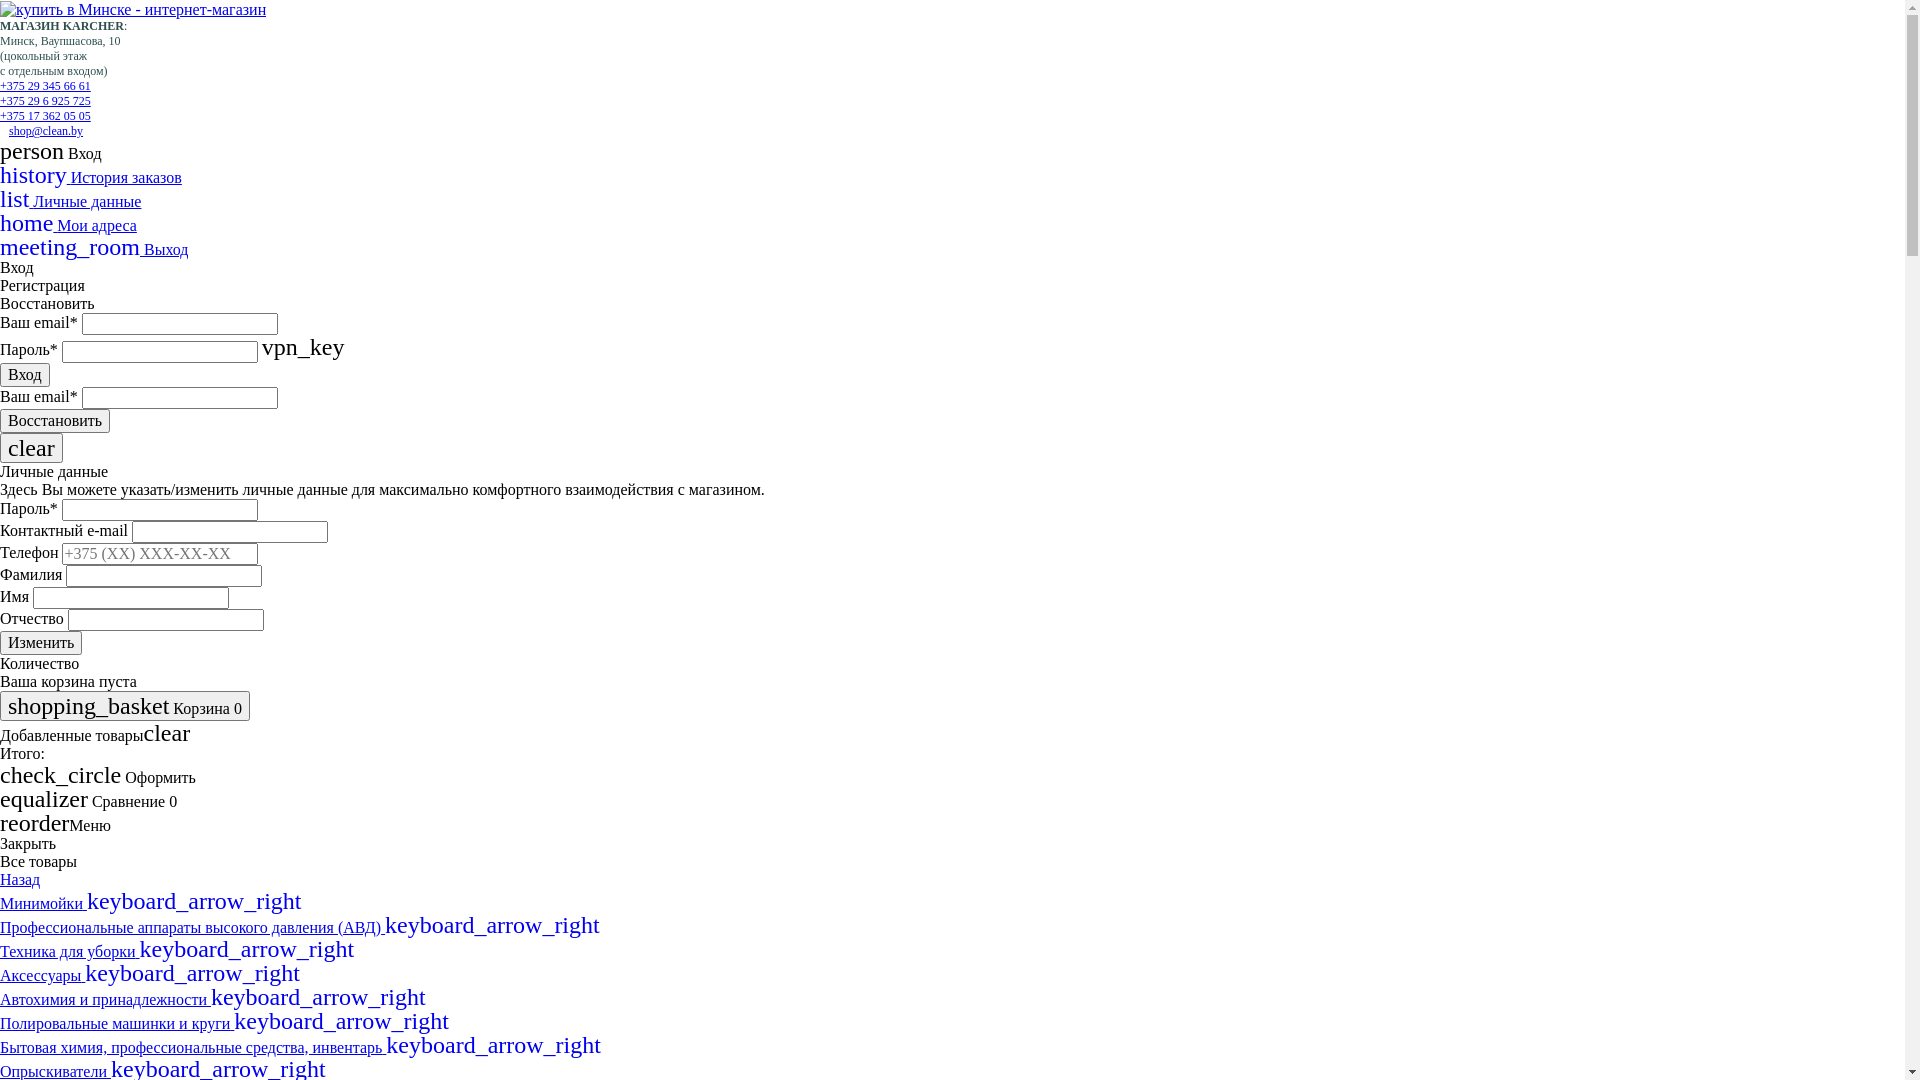  Describe the element at coordinates (45, 100) in the screenshot. I see `'+375 29 6 925 725'` at that location.